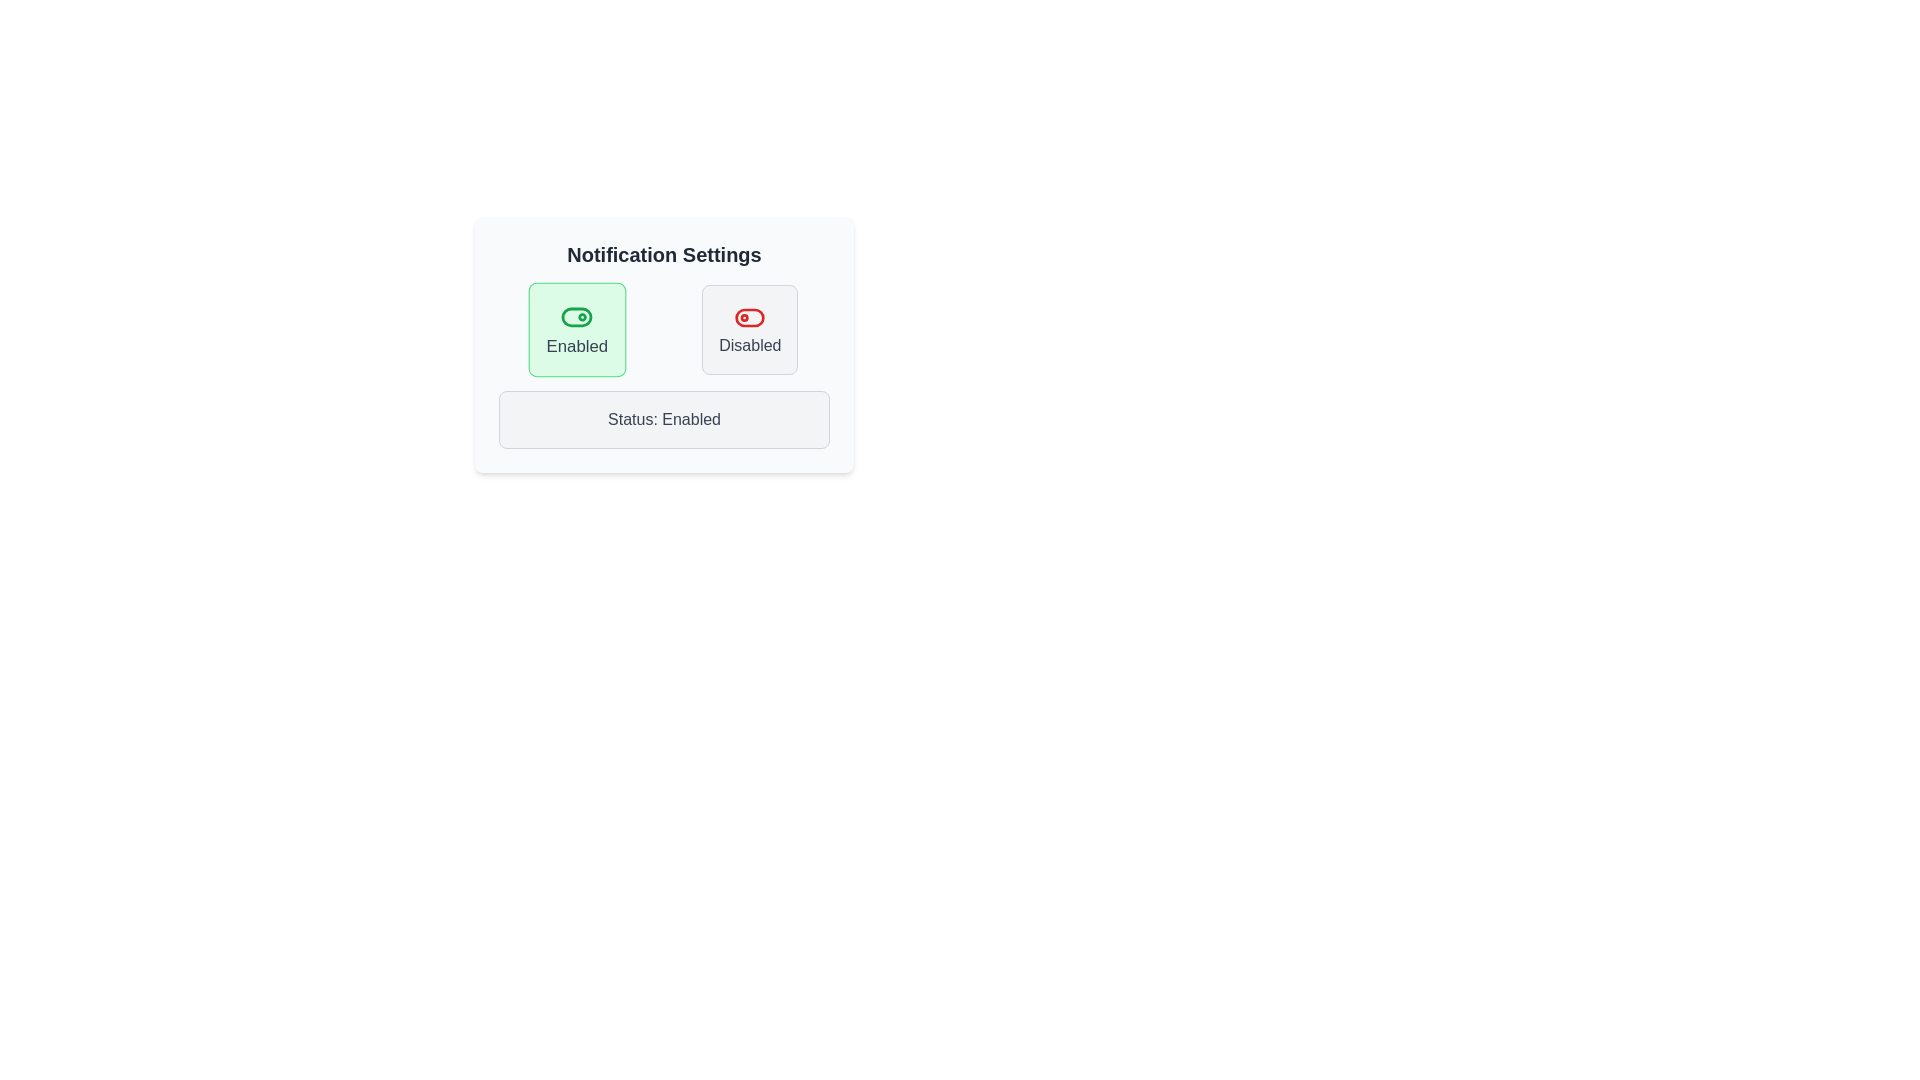 The image size is (1920, 1080). What do you see at coordinates (664, 419) in the screenshot?
I see `the static label that displays 'Status: Enabled', which is styled with a light gray background and positioned at the bottom of the 'Notification Settings' card` at bounding box center [664, 419].